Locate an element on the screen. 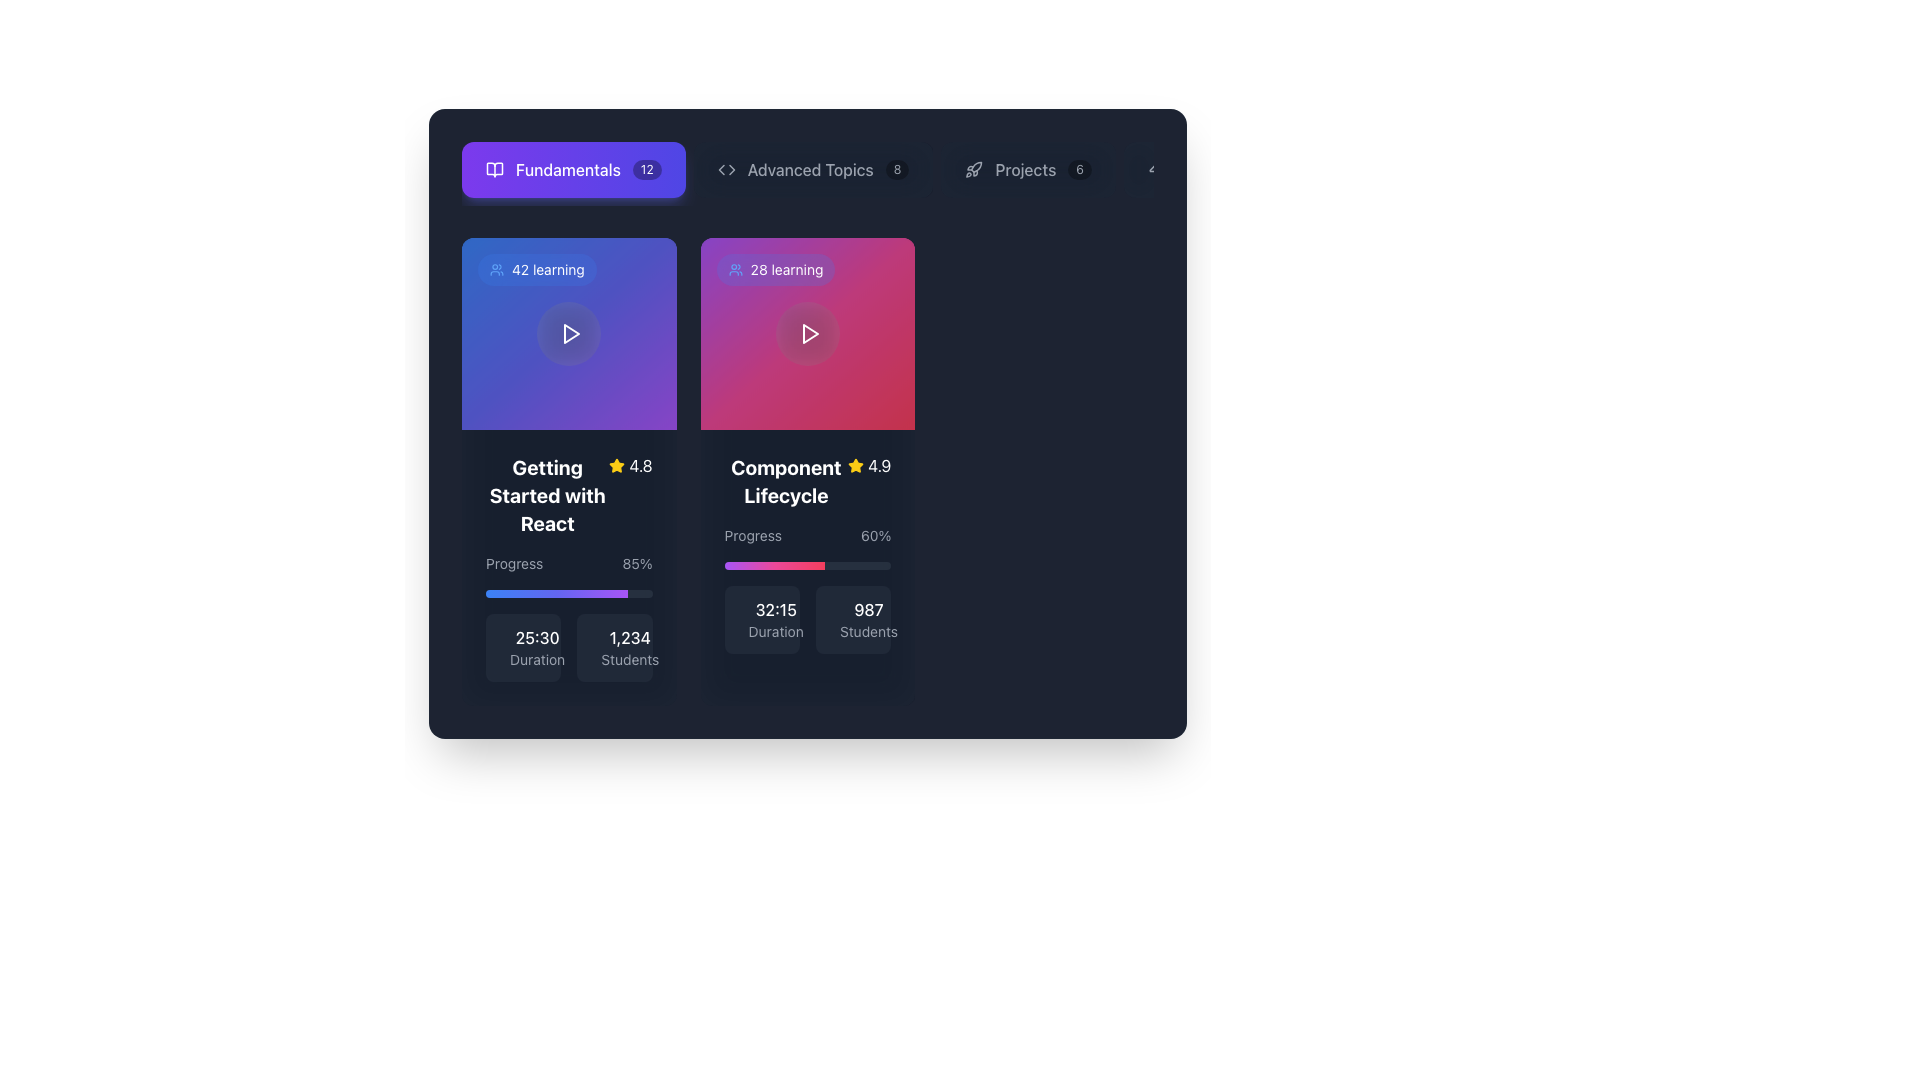  the static text label indicating the progress percentage of the task located above the progress bar in the 'Component Lifecycle' card is located at coordinates (876, 535).